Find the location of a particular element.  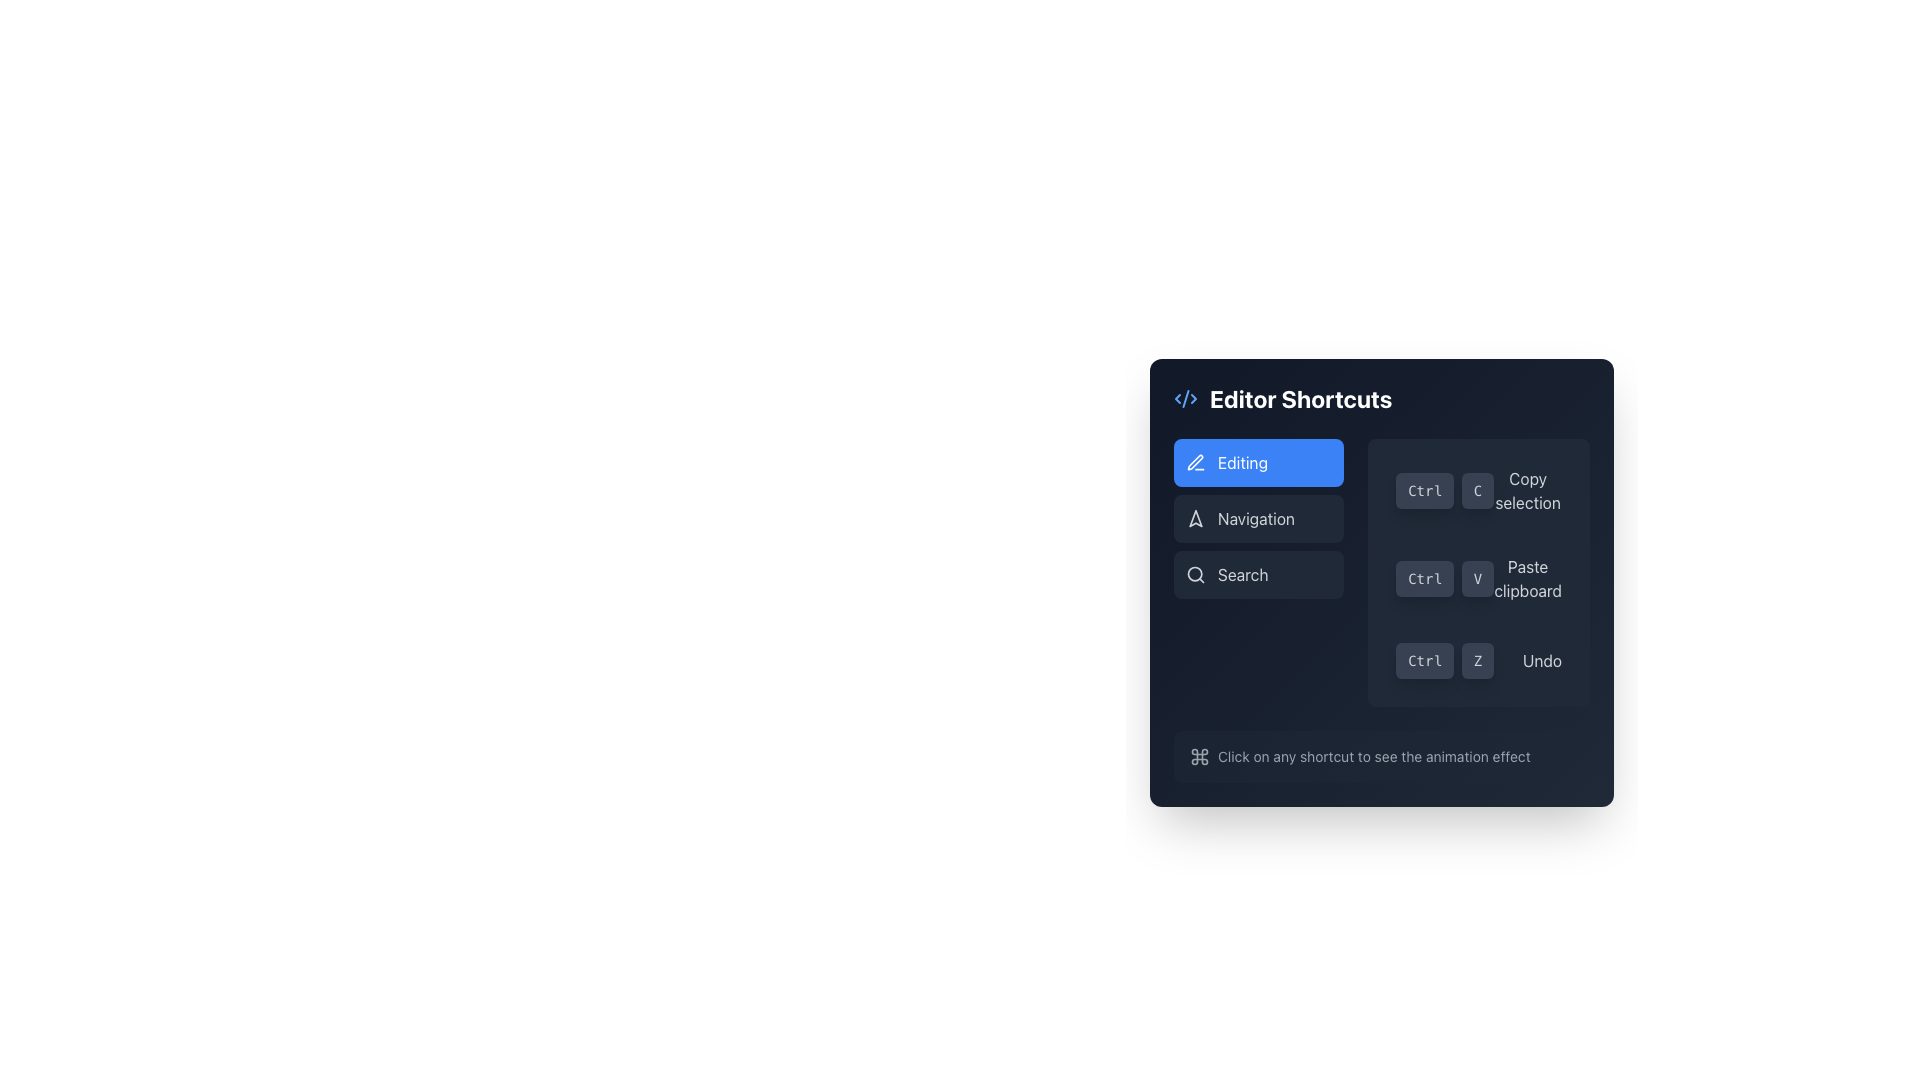

the title text label located at the top of the panel, which describes the content and functionality of the editor interface is located at coordinates (1301, 398).